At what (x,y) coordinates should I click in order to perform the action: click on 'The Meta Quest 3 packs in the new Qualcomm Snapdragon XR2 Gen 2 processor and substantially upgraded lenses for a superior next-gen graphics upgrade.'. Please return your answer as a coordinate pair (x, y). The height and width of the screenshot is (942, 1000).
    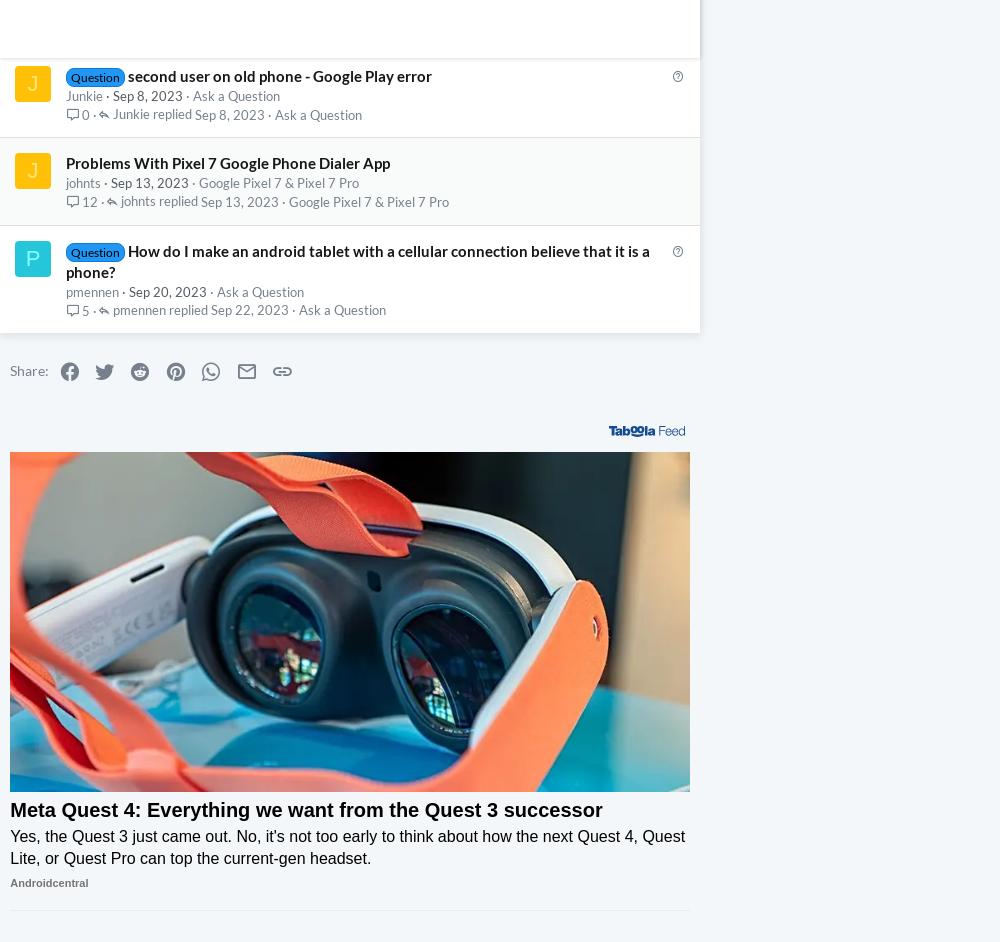
    Looking at the image, I should click on (320, 834).